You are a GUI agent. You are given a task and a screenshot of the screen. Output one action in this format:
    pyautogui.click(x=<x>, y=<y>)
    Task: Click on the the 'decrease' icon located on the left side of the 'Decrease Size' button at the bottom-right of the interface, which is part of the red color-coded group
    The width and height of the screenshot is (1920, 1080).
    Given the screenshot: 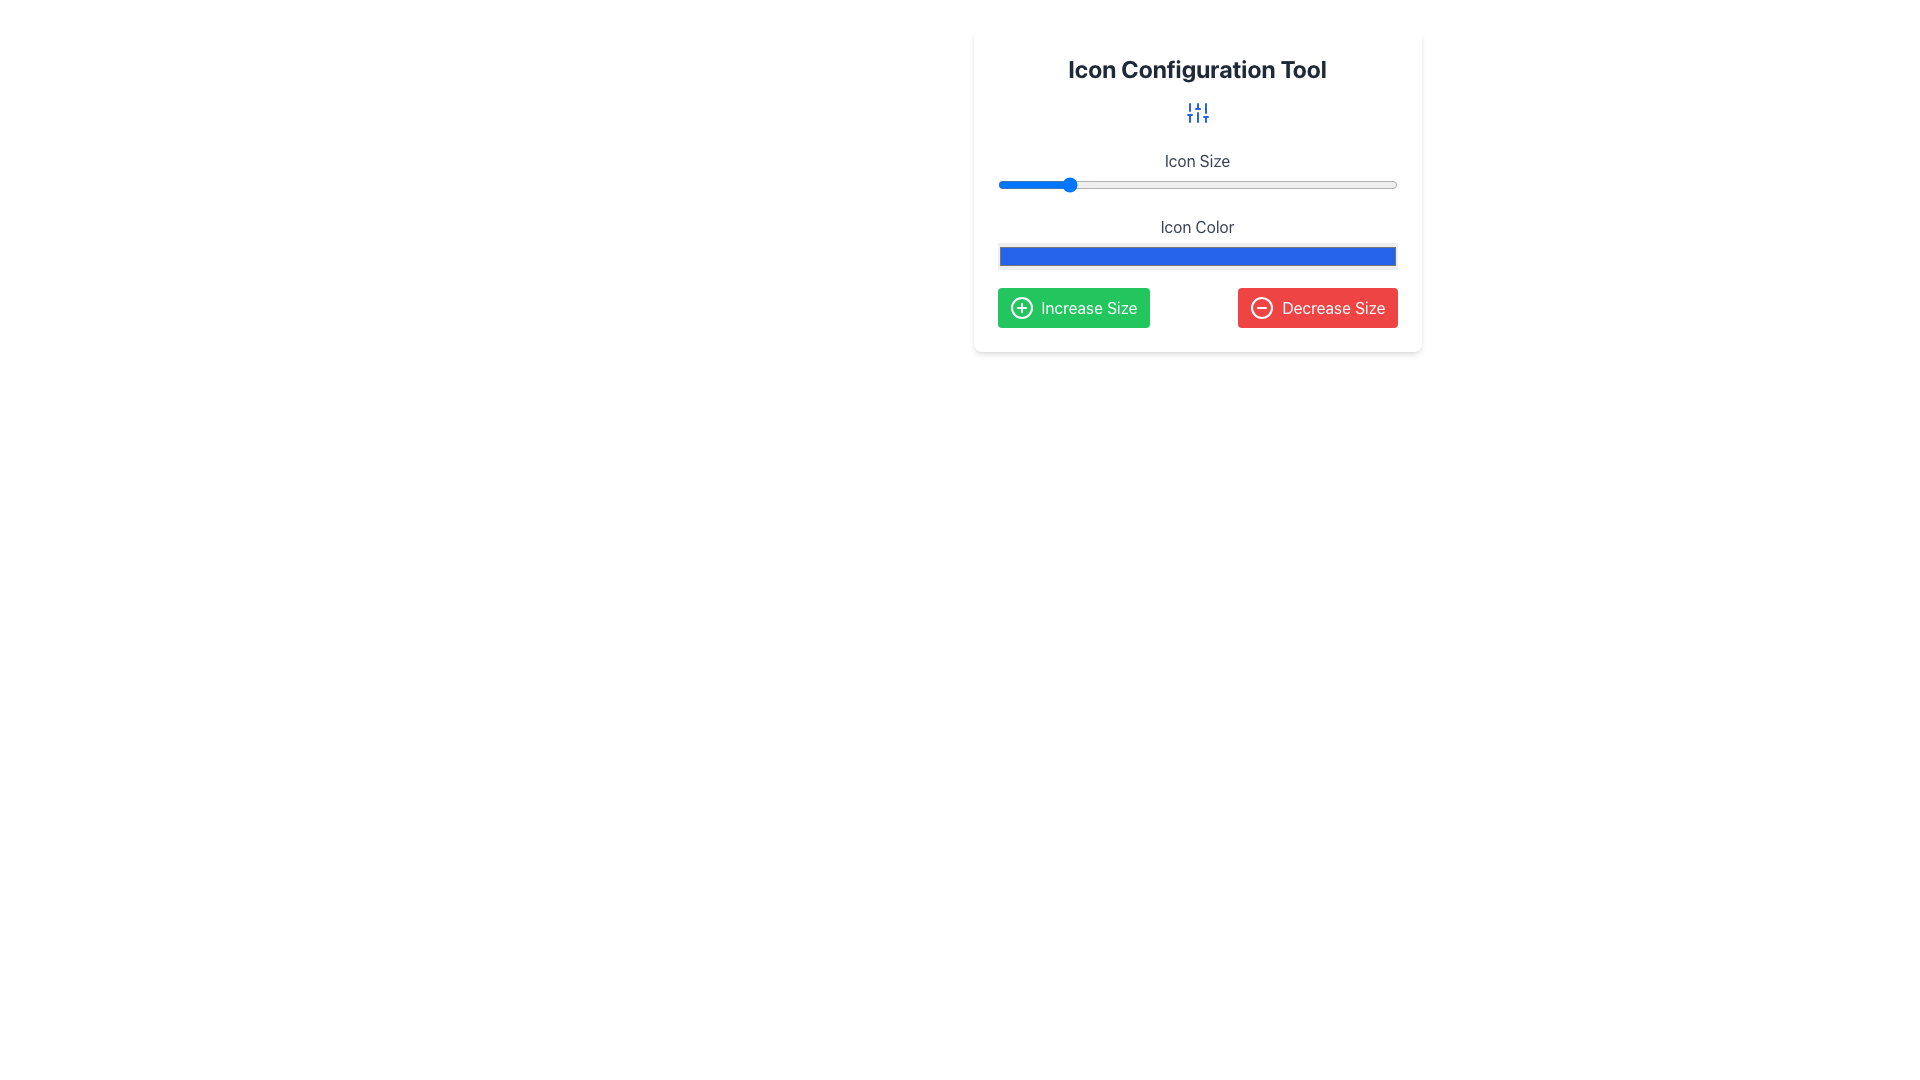 What is the action you would take?
    pyautogui.click(x=1261, y=308)
    